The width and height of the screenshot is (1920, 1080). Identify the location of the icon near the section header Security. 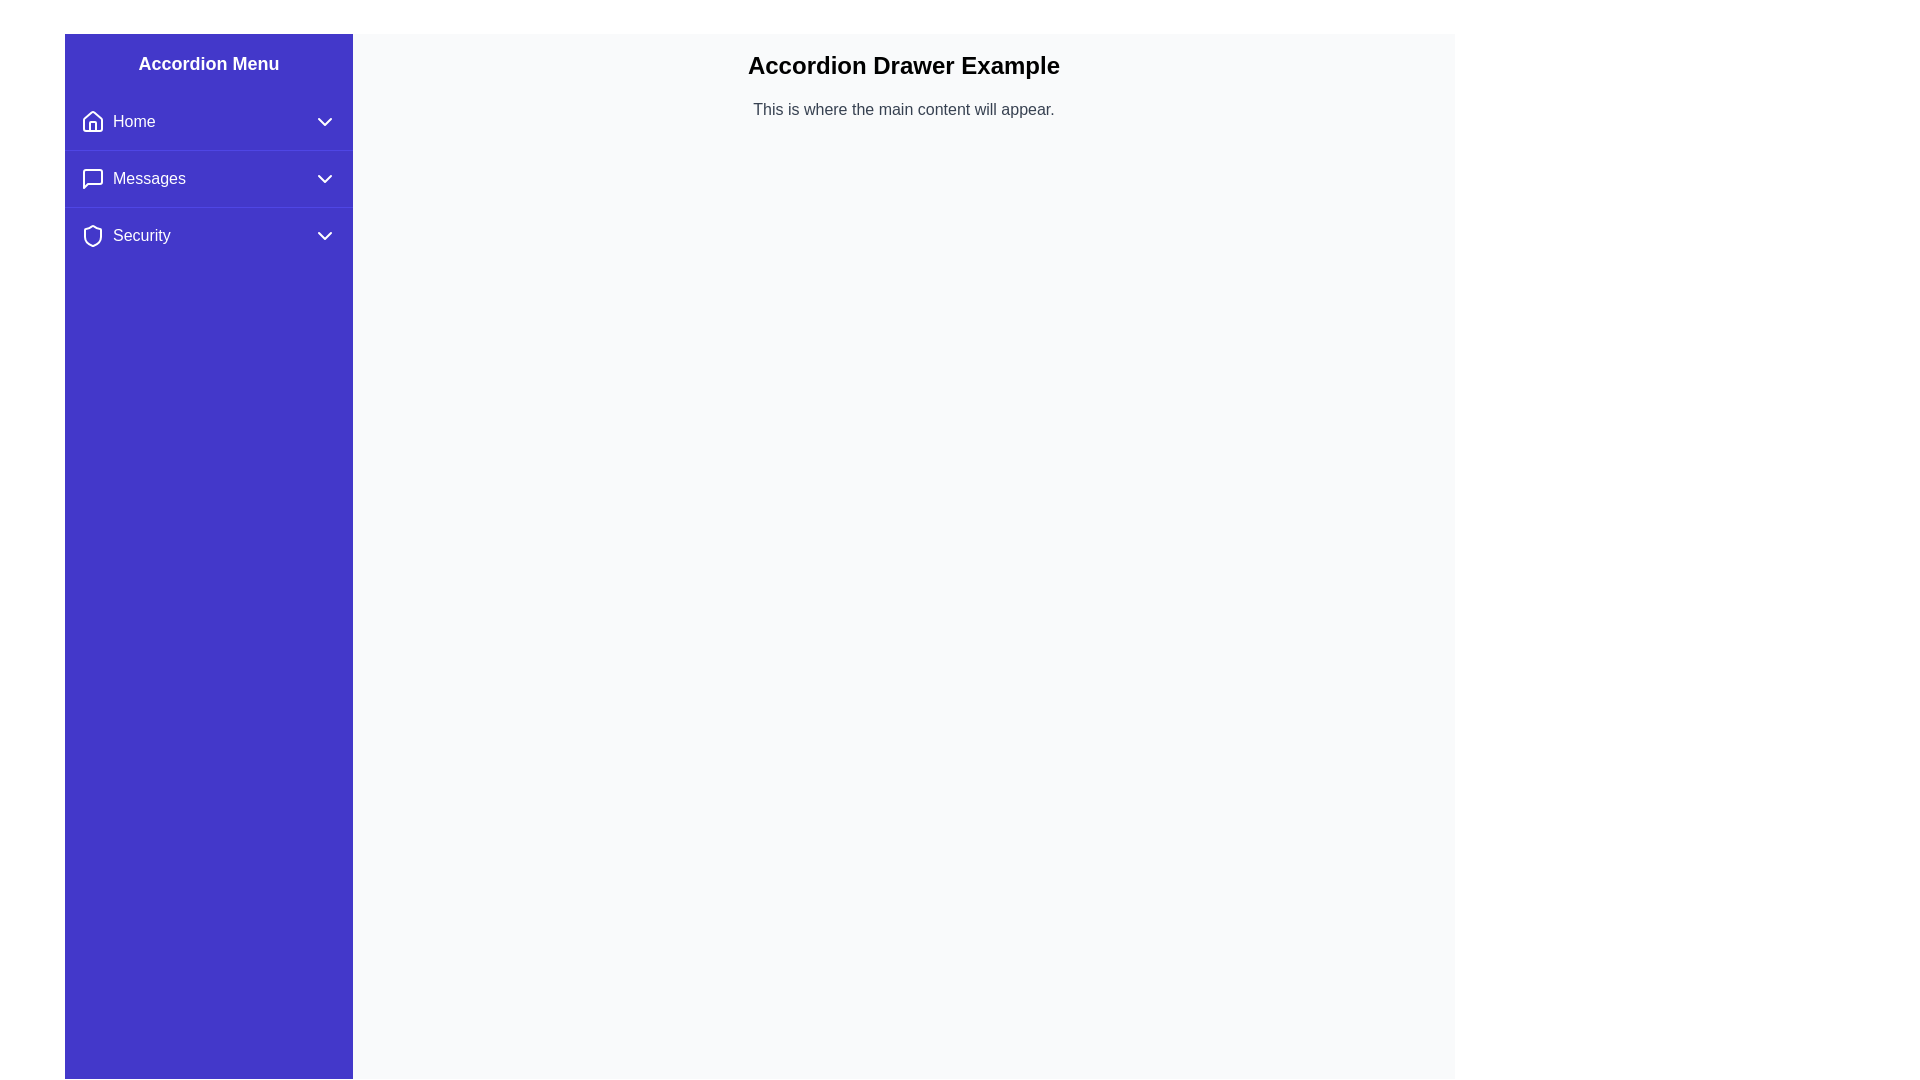
(91, 234).